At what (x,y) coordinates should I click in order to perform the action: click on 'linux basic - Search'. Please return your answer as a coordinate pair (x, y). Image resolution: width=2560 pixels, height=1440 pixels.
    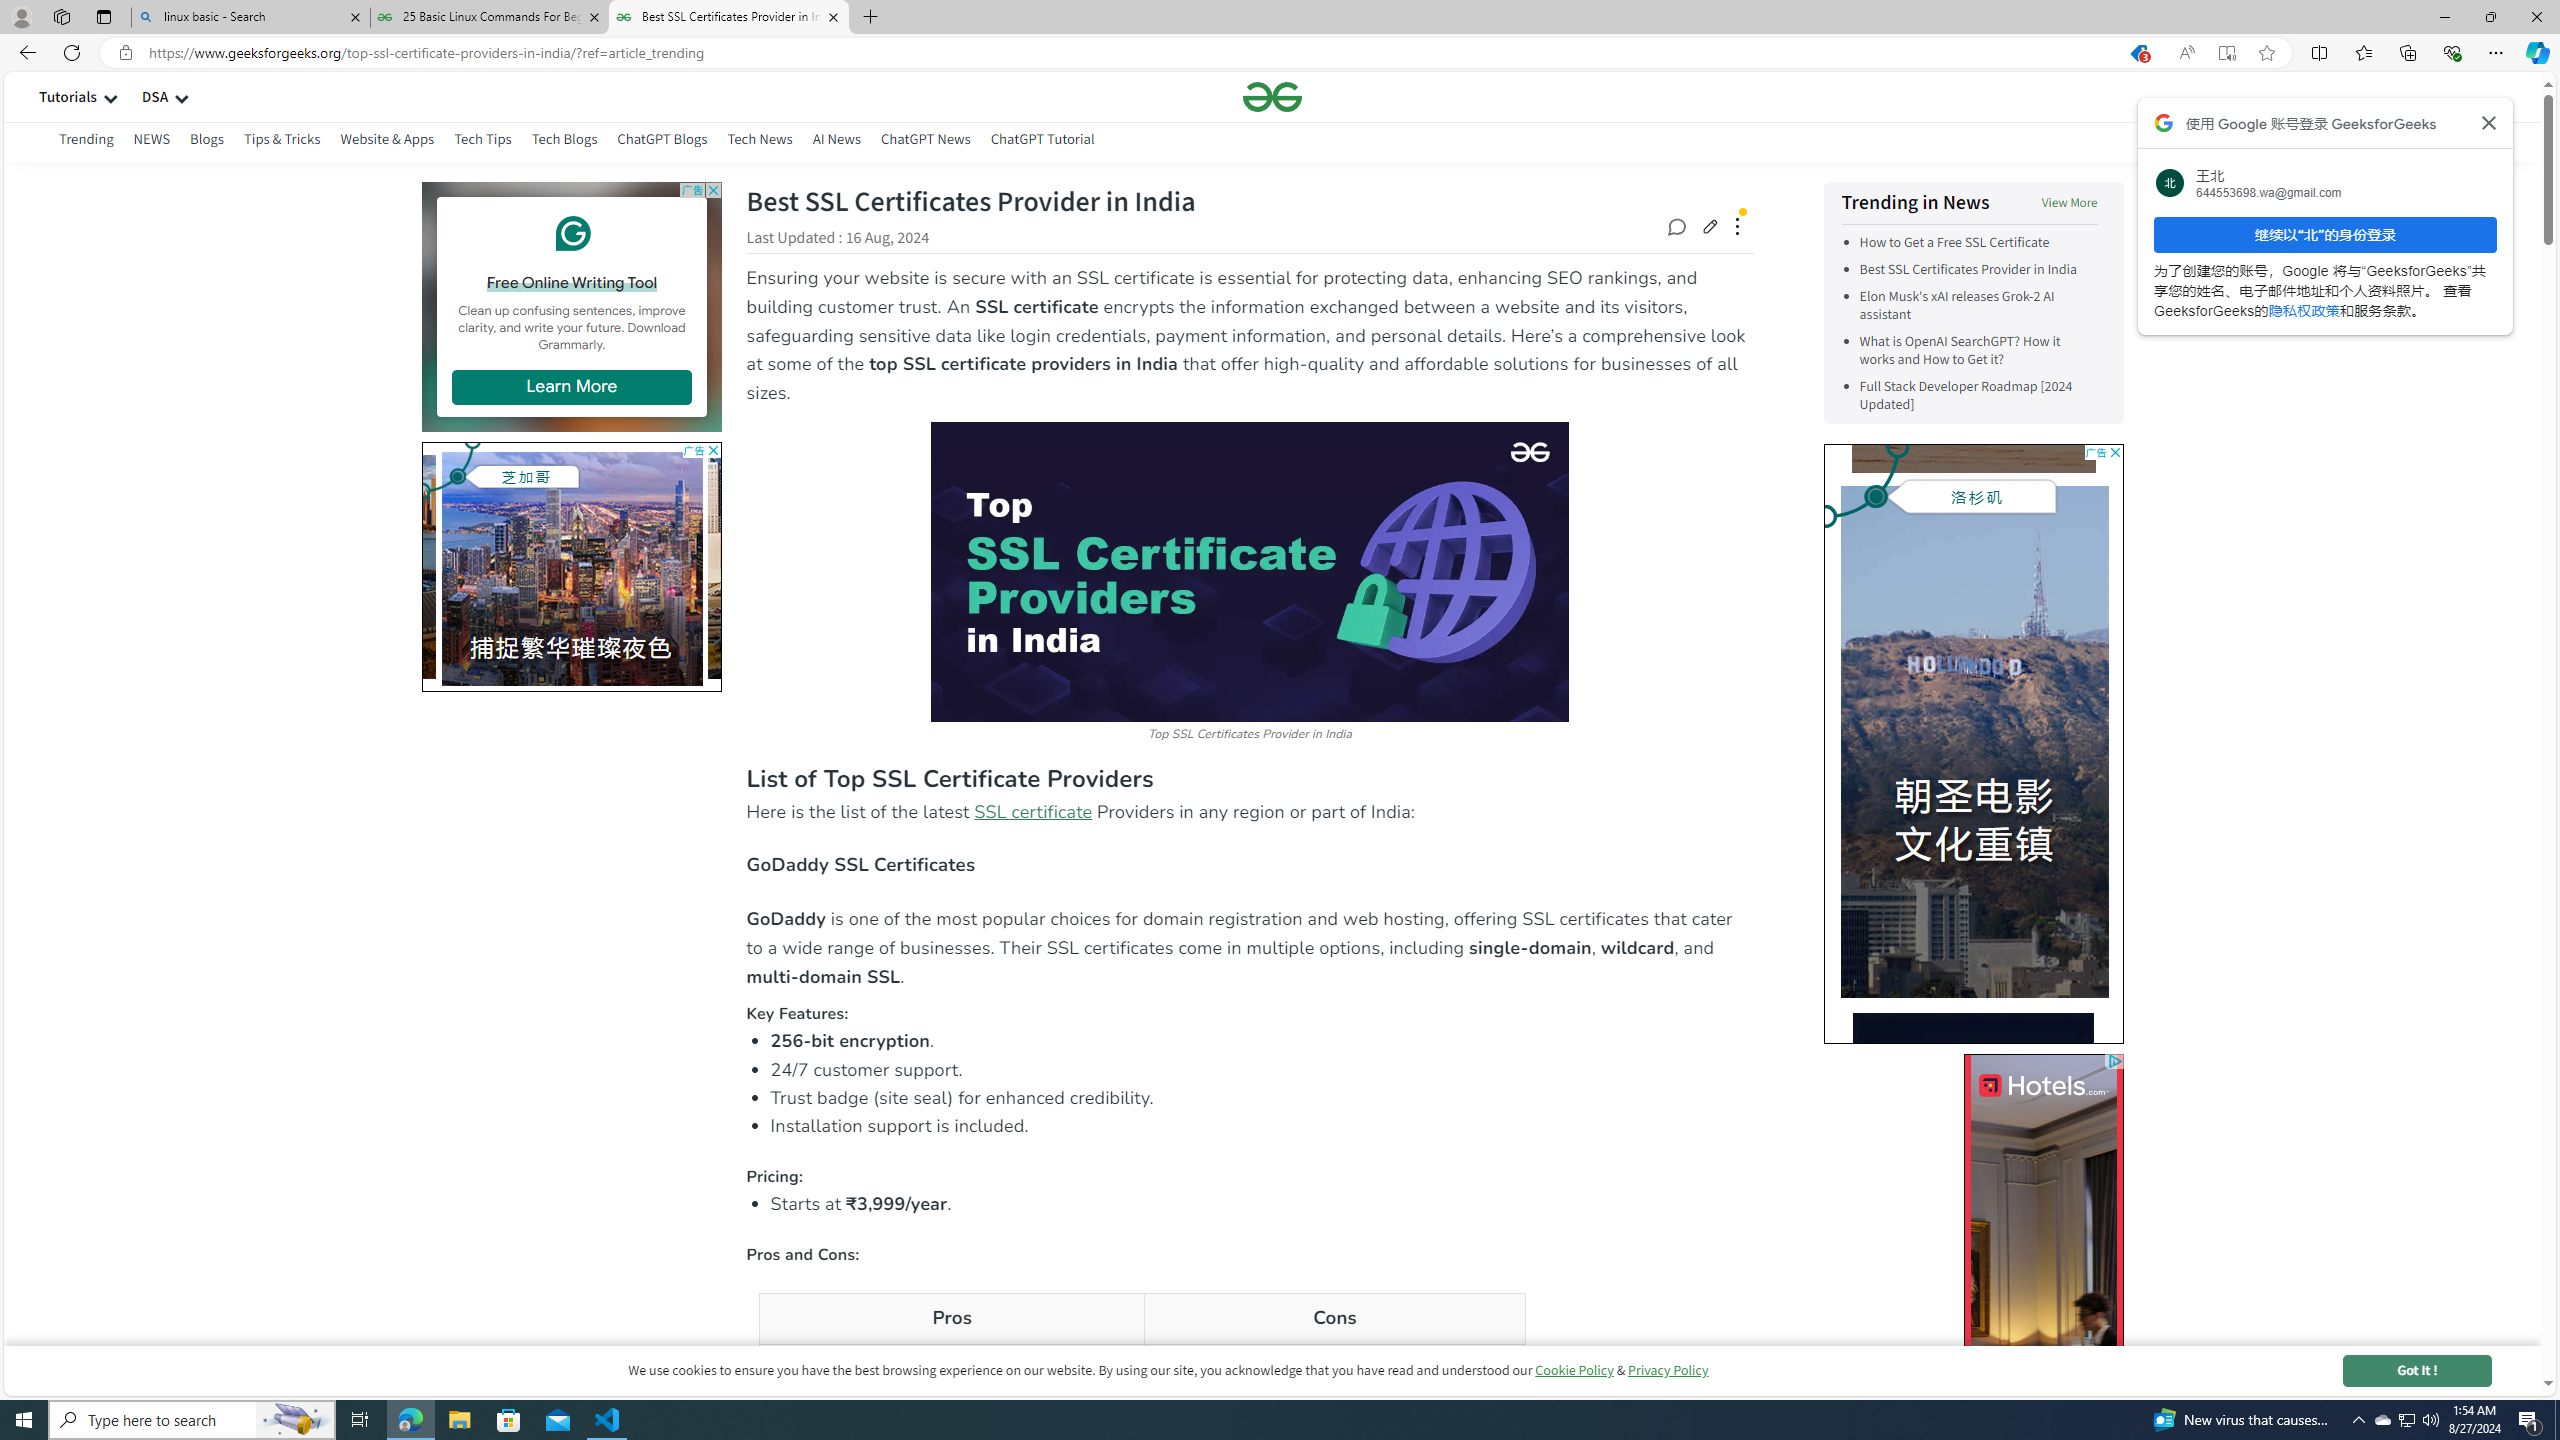
    Looking at the image, I should click on (249, 16).